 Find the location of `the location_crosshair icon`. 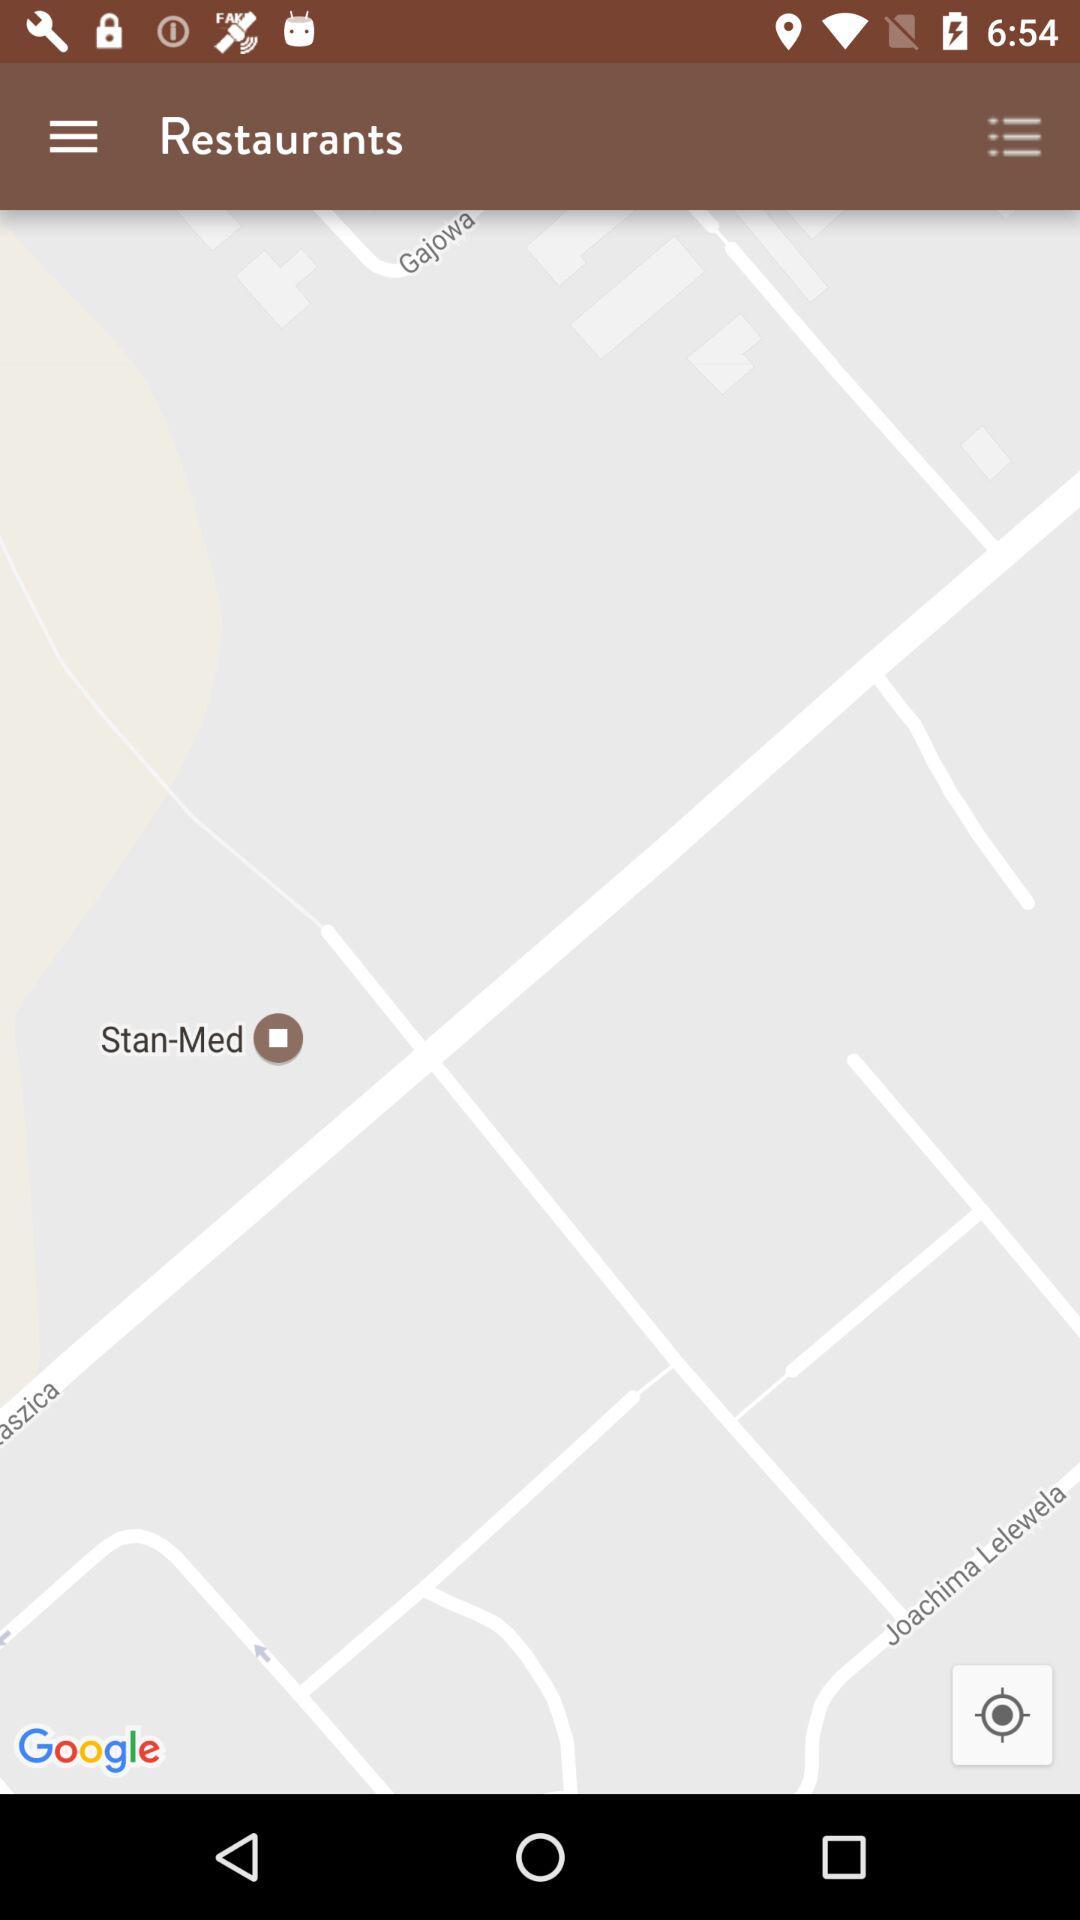

the location_crosshair icon is located at coordinates (1002, 1715).